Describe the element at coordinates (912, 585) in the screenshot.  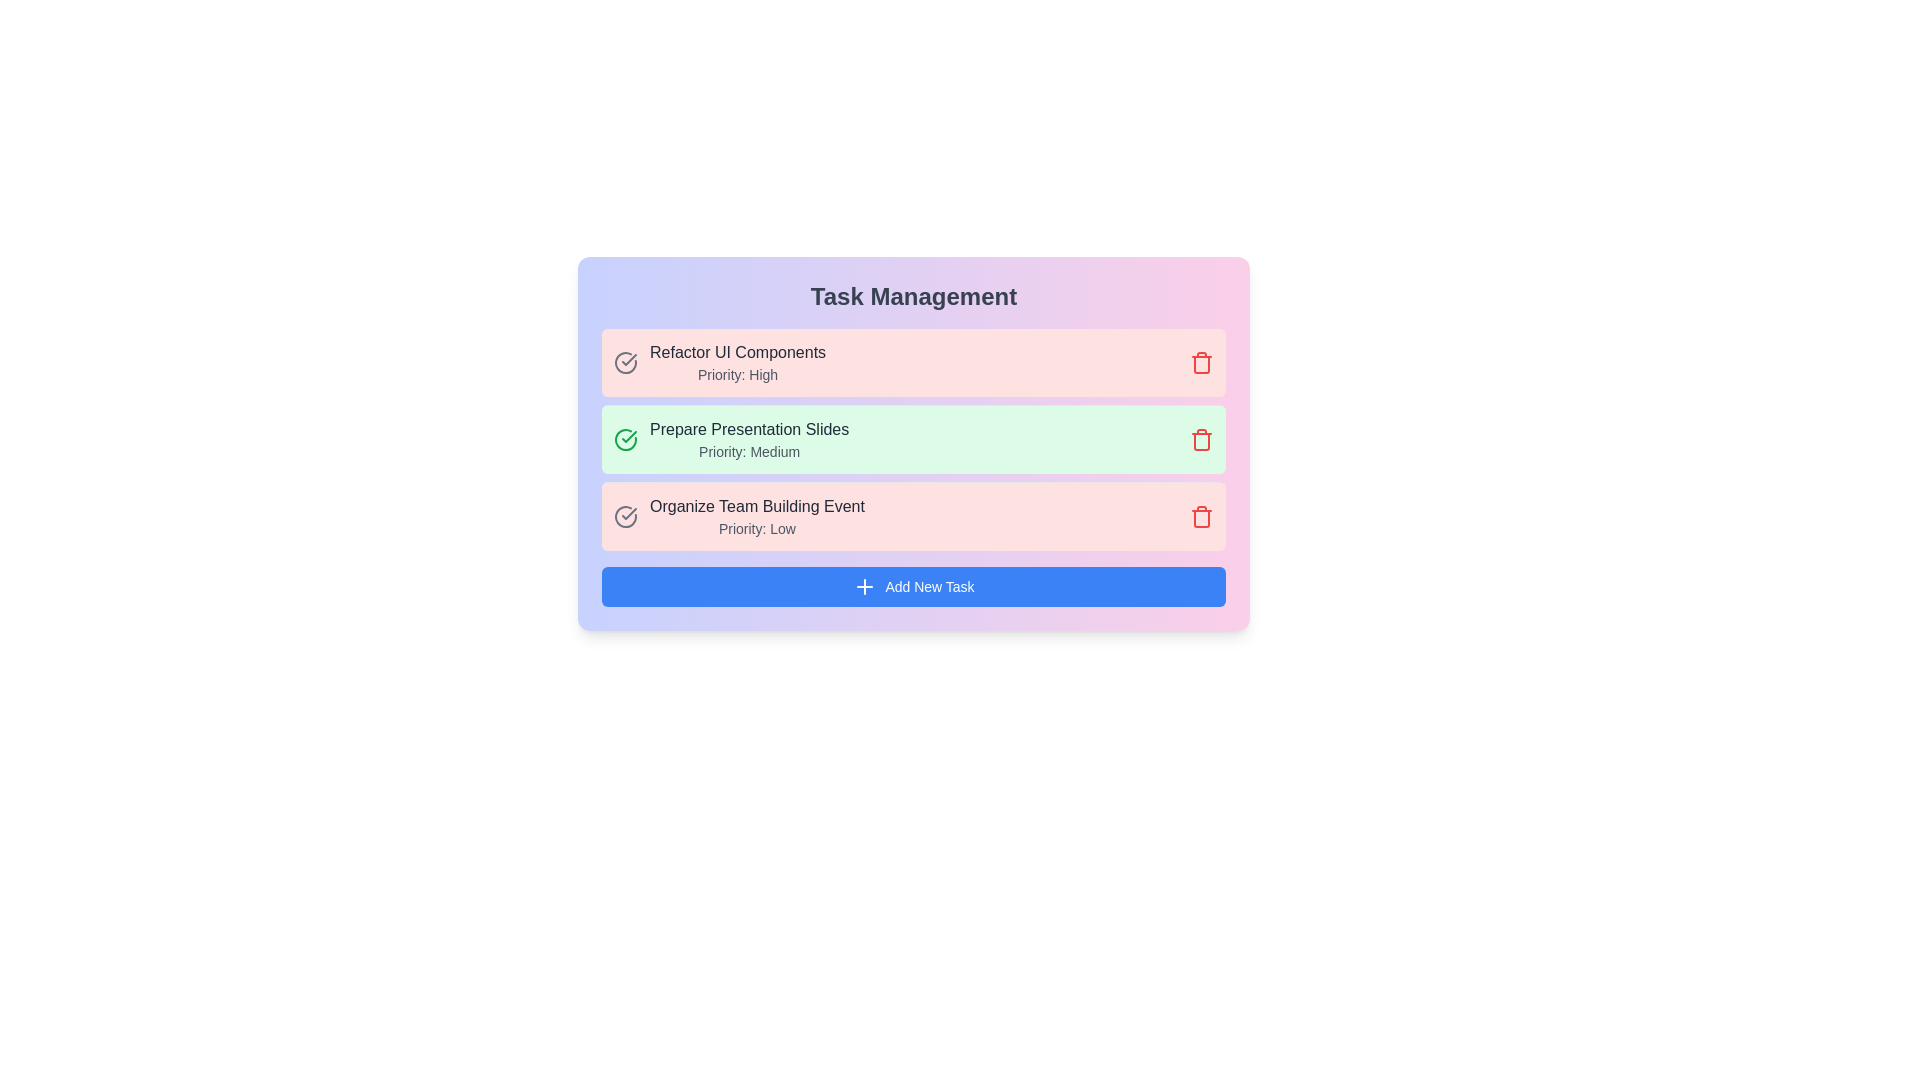
I see `the 'Add New Task' button to initiate adding a new task` at that location.